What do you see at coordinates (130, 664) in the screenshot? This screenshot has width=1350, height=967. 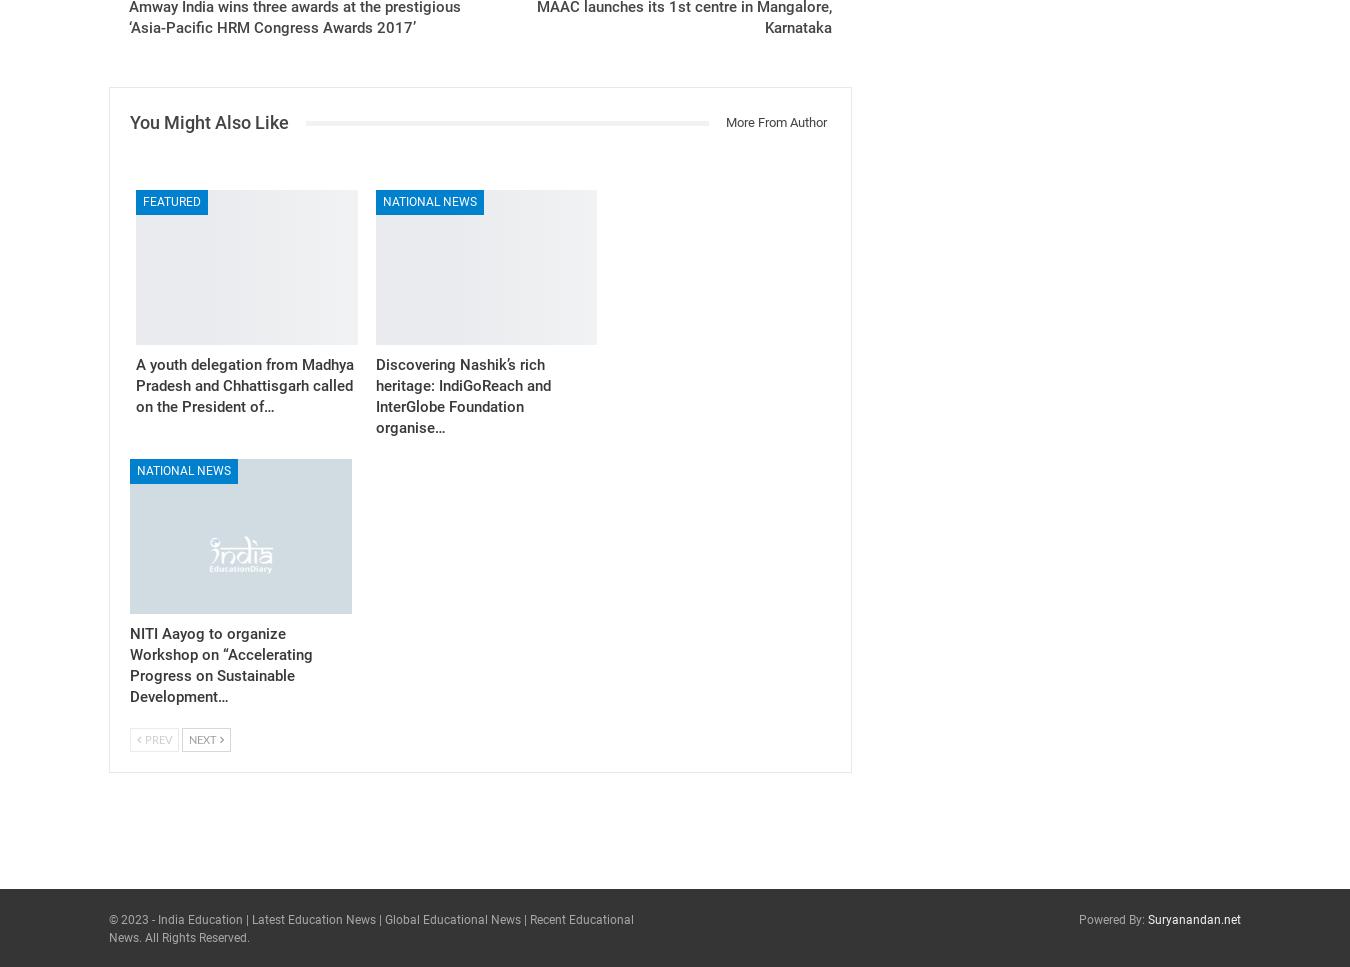 I see `'NITI Aayog to organize Workshop on “Accelerating Progress on Sustainable Development…'` at bounding box center [130, 664].